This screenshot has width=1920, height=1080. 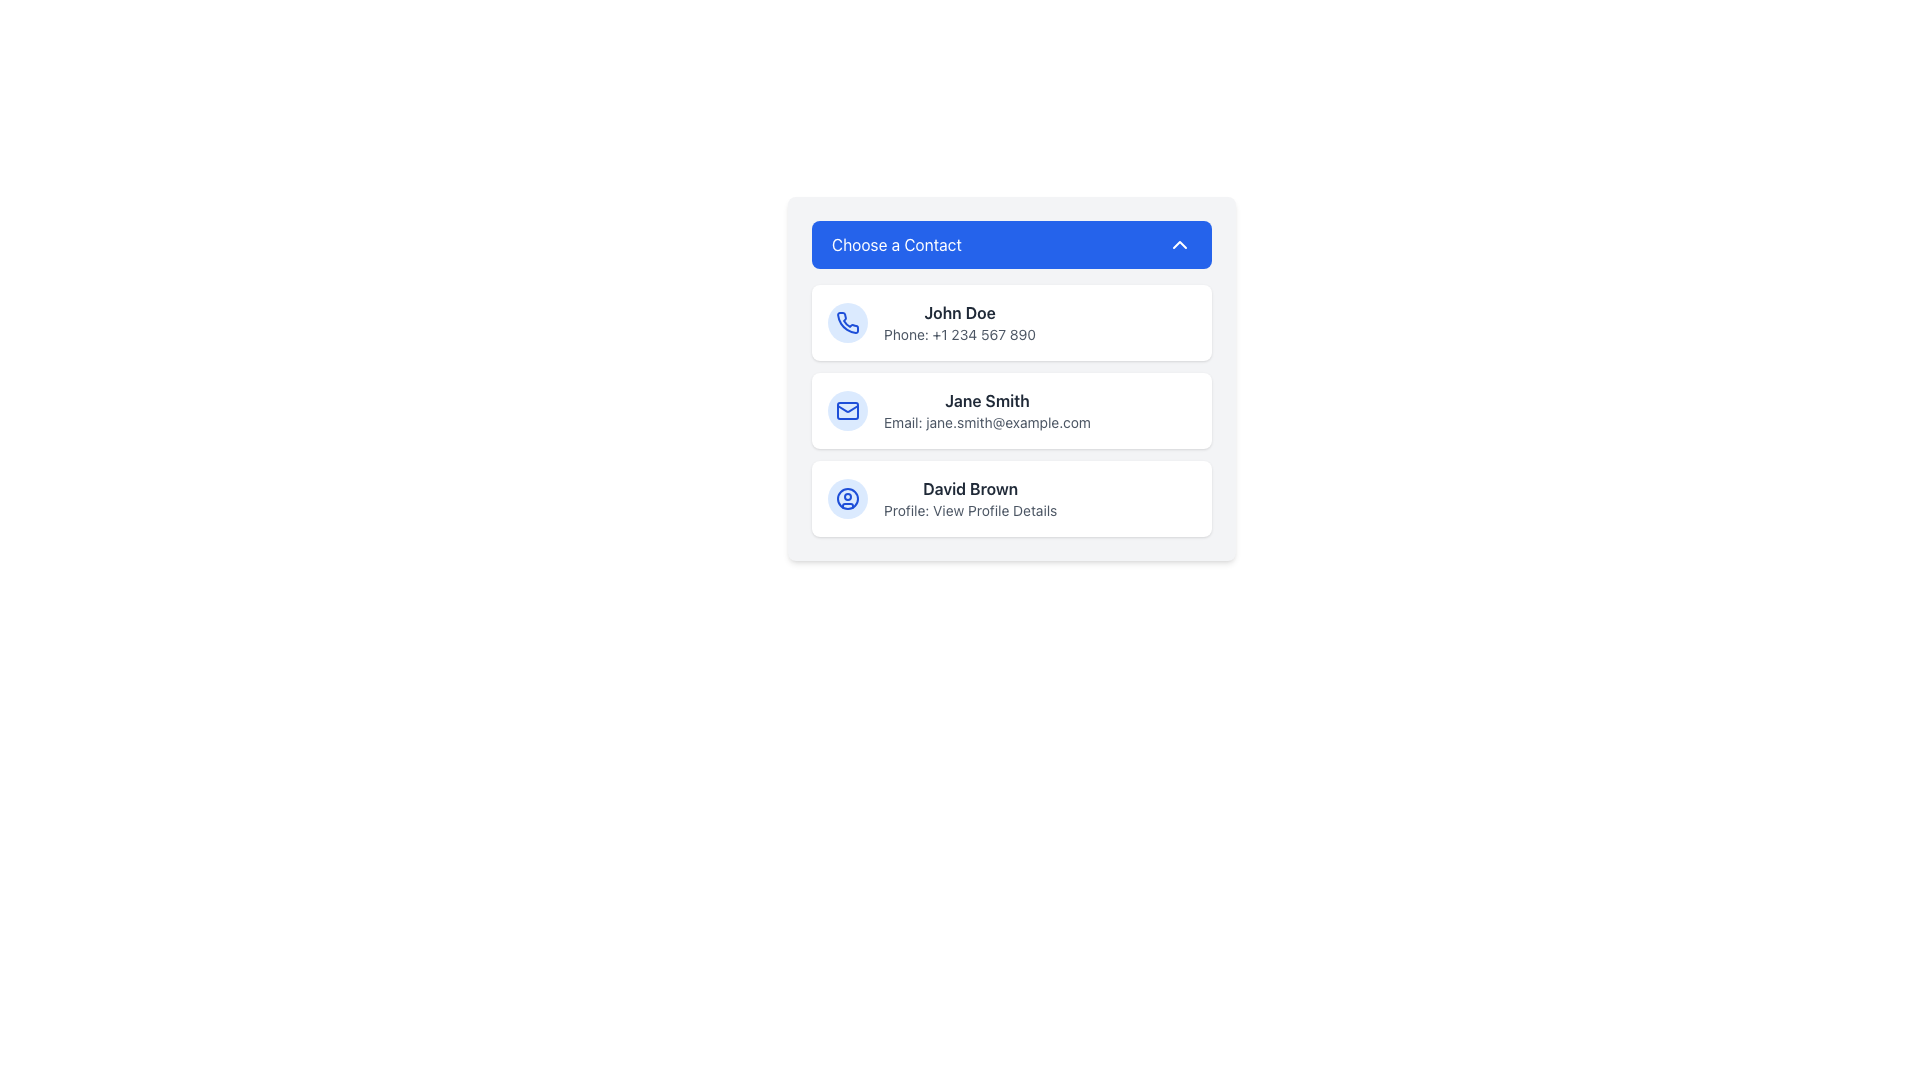 What do you see at coordinates (848, 321) in the screenshot?
I see `the dark blue phone receiver icon located on the left side of the contact entry for 'John Doe'` at bounding box center [848, 321].